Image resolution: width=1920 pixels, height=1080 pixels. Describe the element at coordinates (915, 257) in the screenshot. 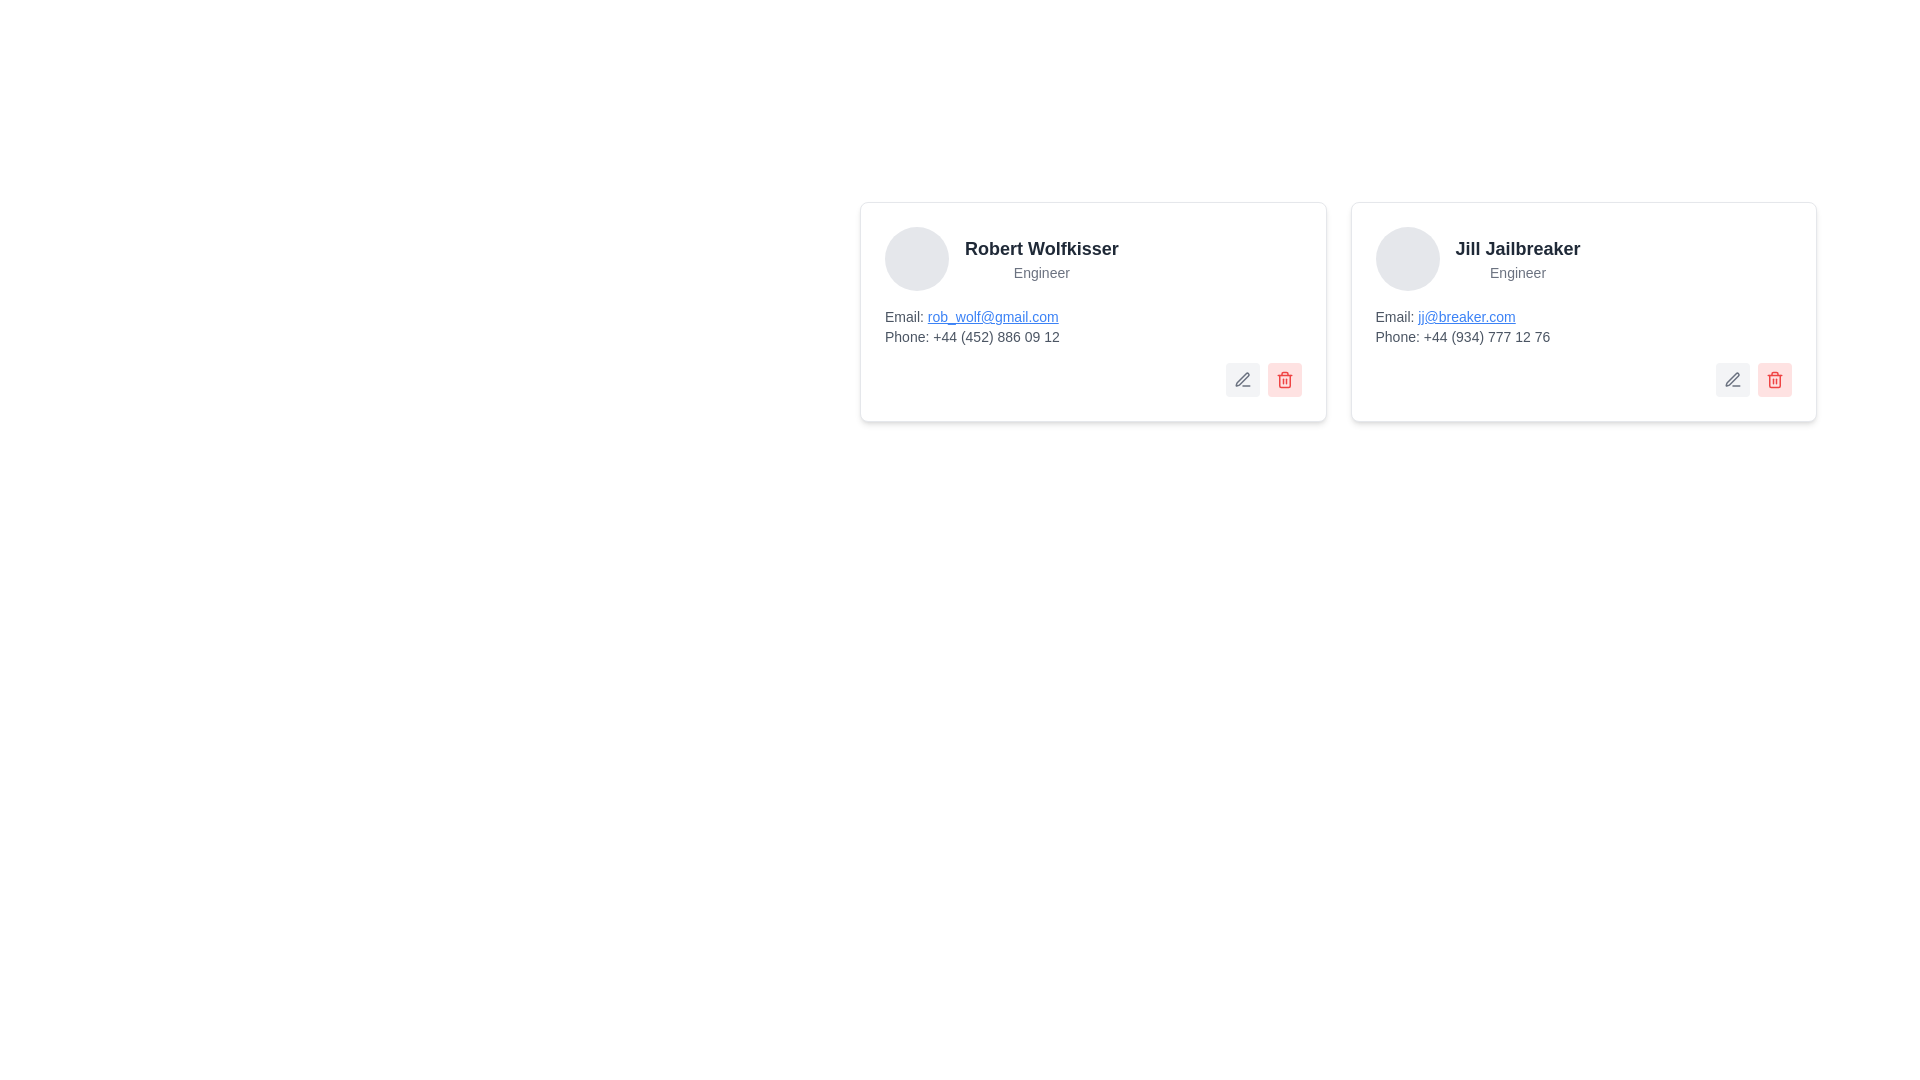

I see `the Circular Avatar Placeholder located to the left of 'Robert Wolfkisser' and 'Engineer'` at that location.